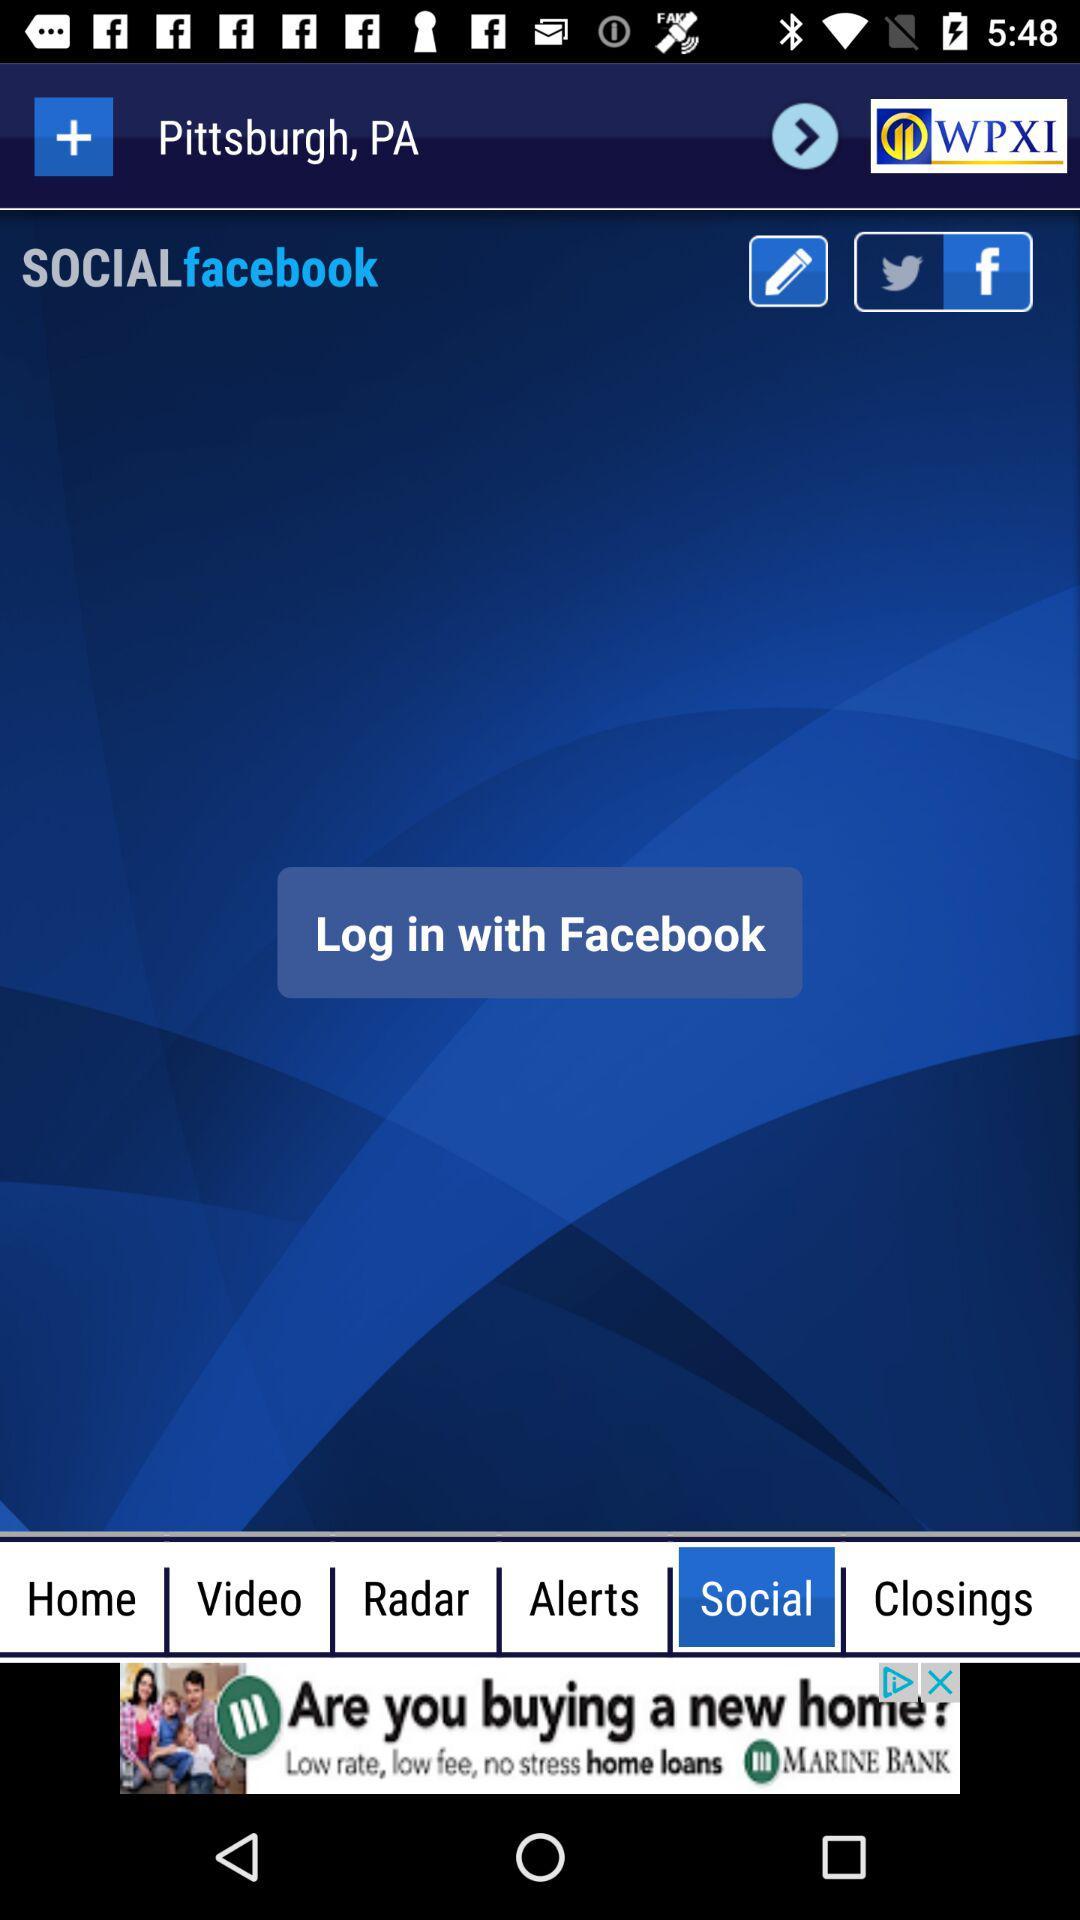 This screenshot has width=1080, height=1920. What do you see at coordinates (787, 270) in the screenshot?
I see `edit` at bounding box center [787, 270].